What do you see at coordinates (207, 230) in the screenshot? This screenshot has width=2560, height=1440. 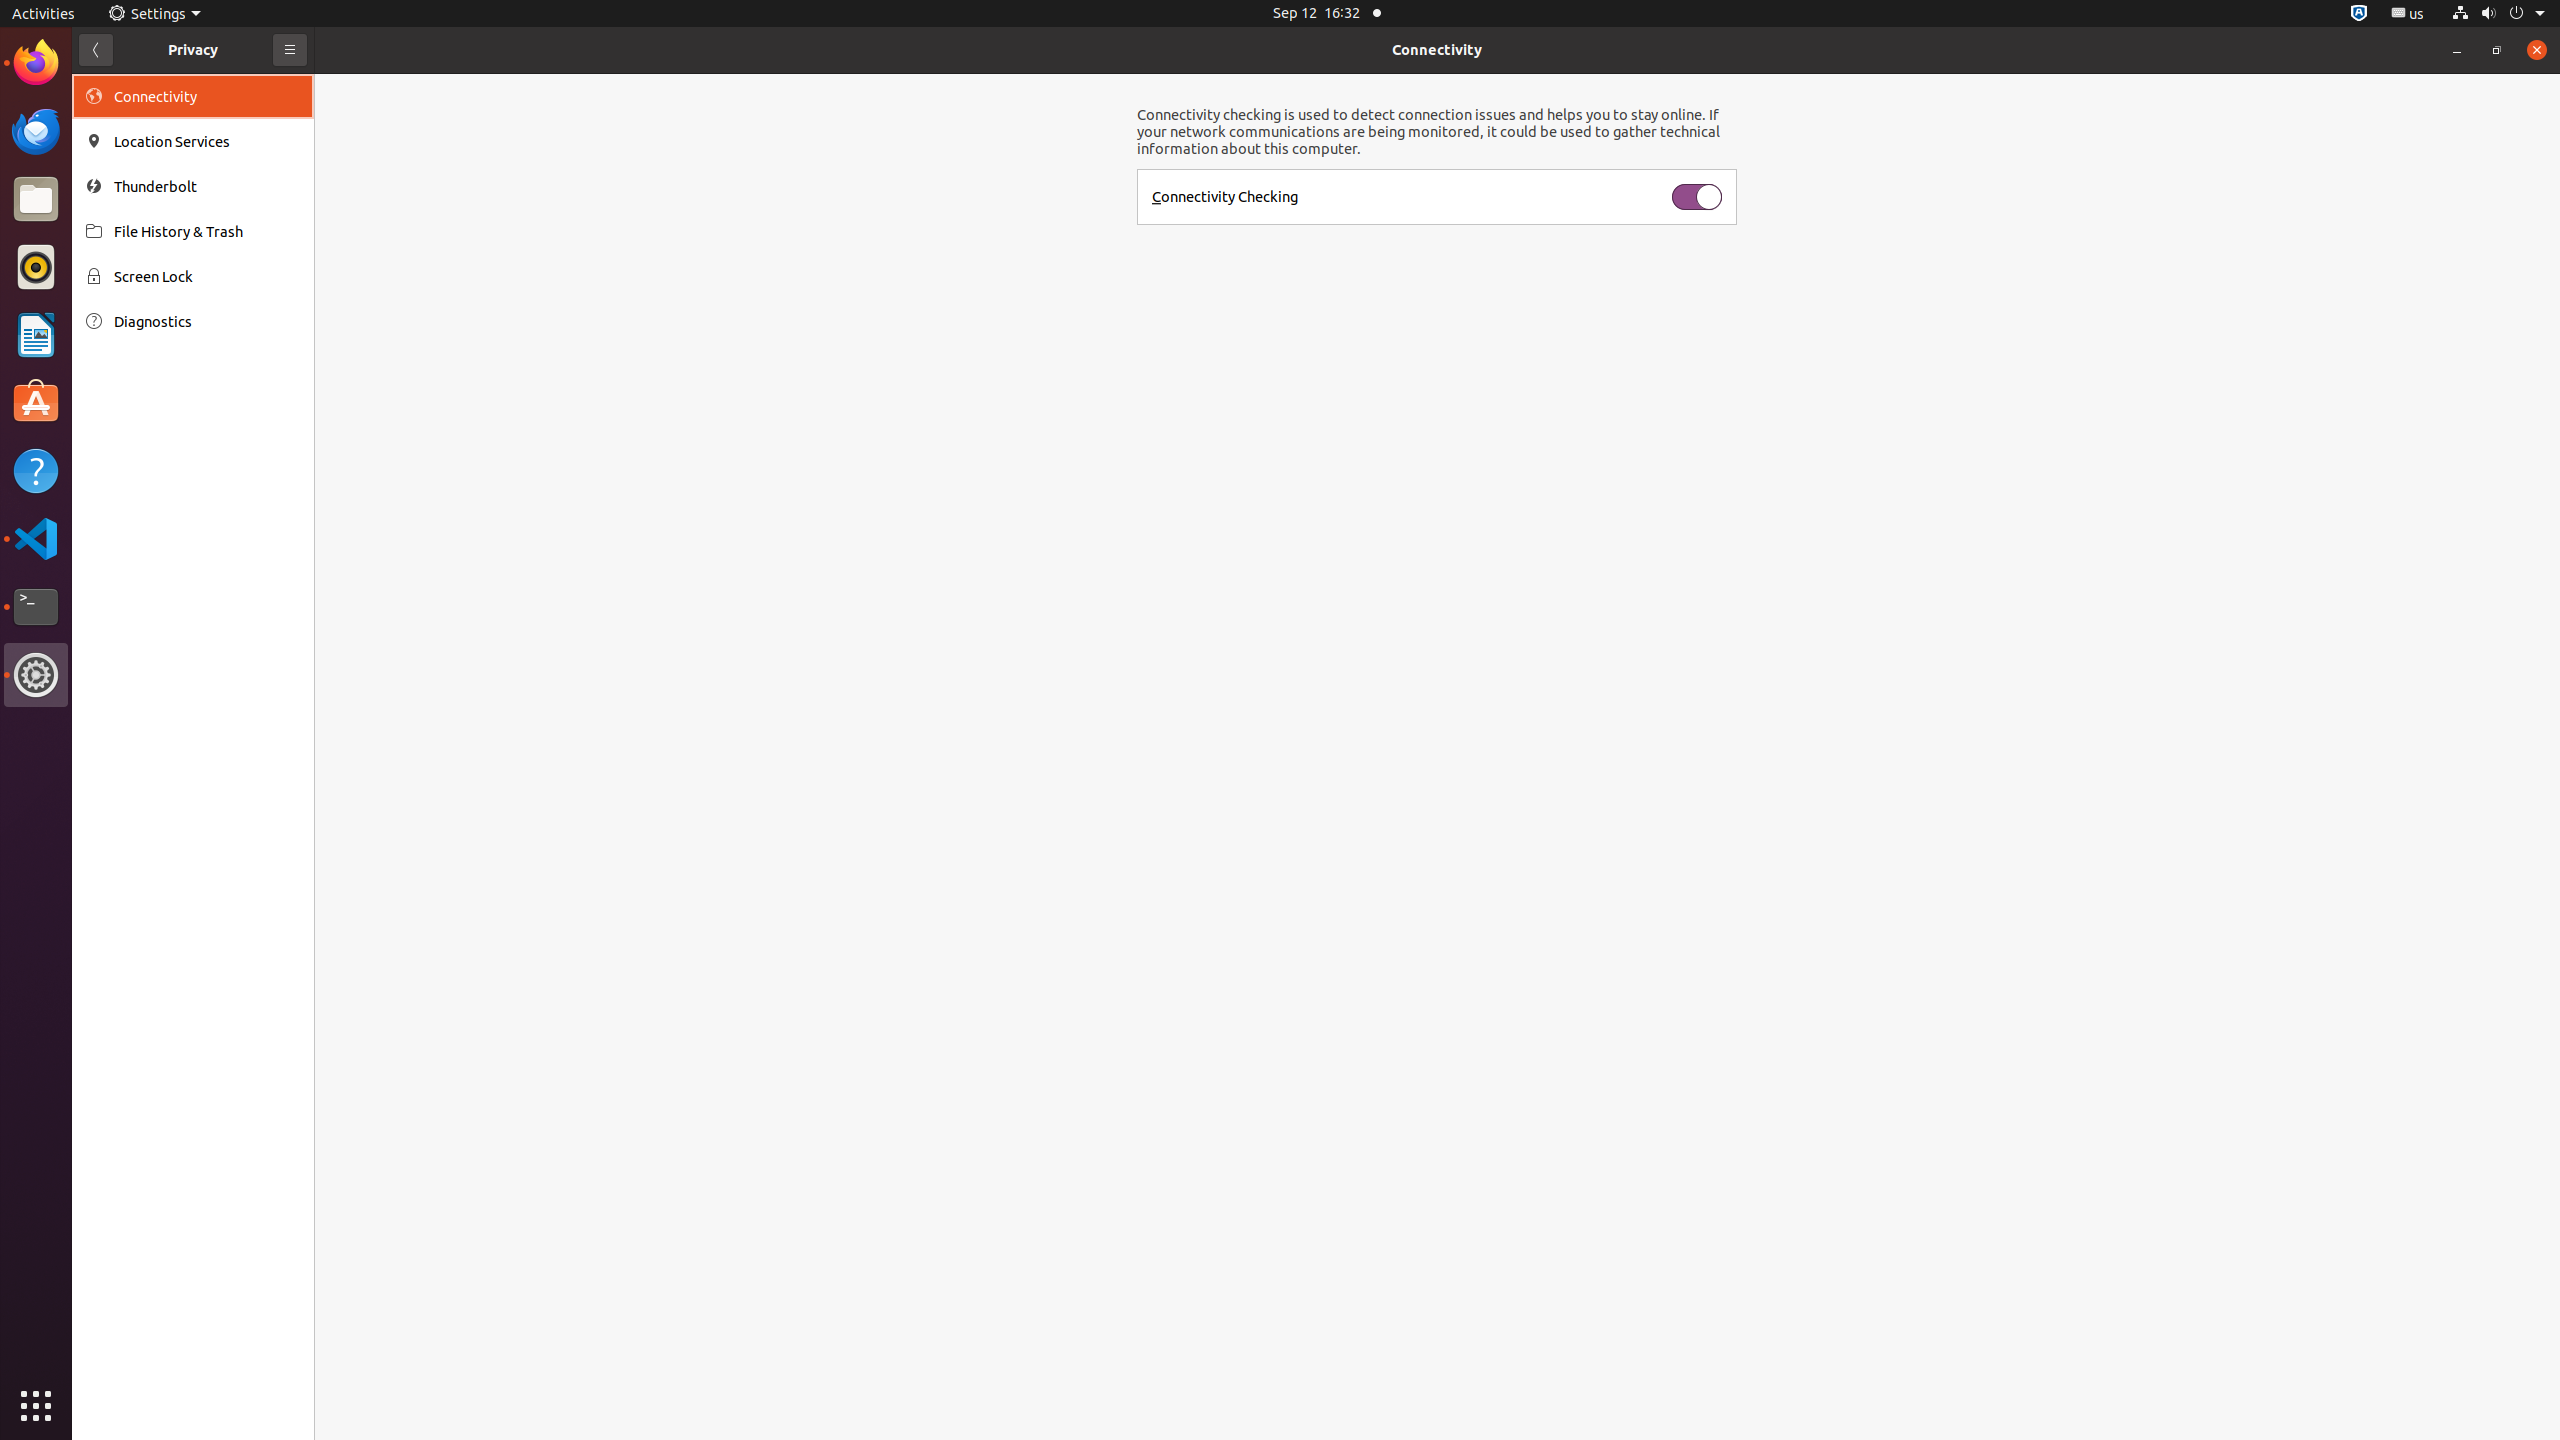 I see `'File History & Trash'` at bounding box center [207, 230].